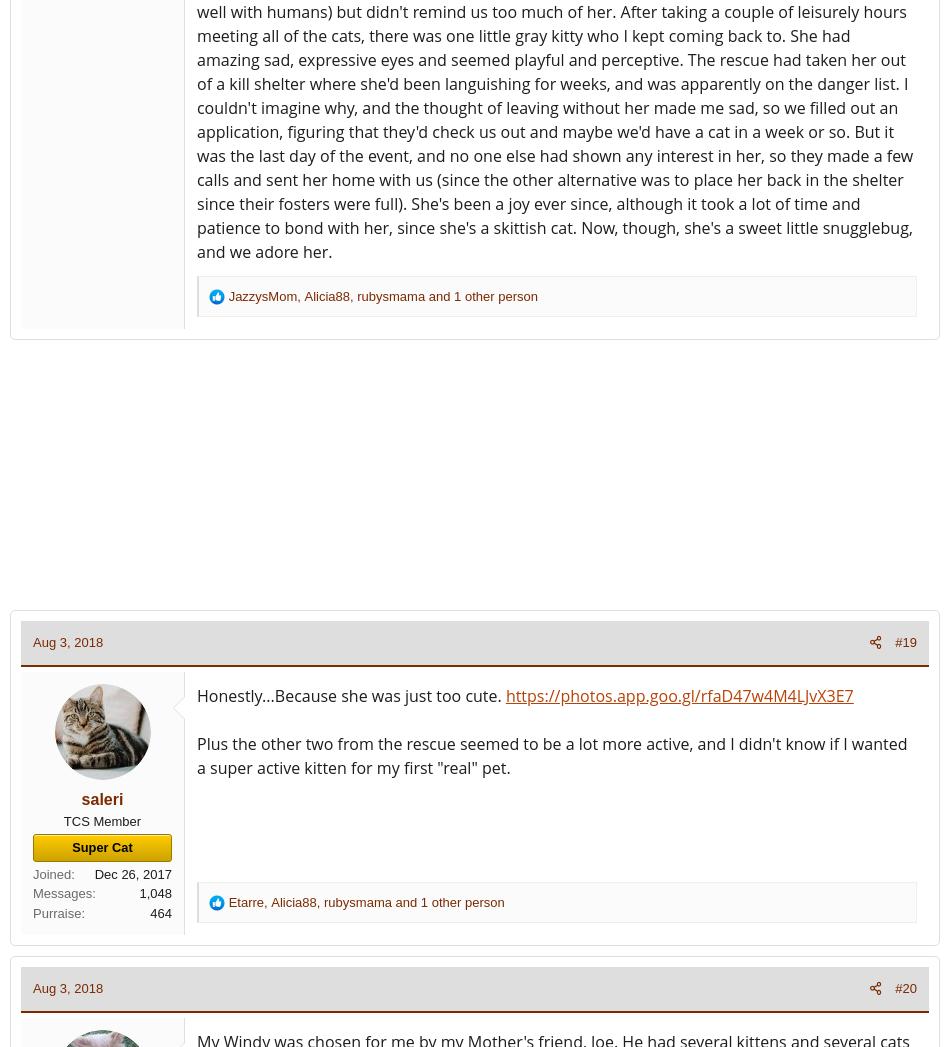 The width and height of the screenshot is (950, 1047). Describe the element at coordinates (905, 642) in the screenshot. I see `'#19'` at that location.